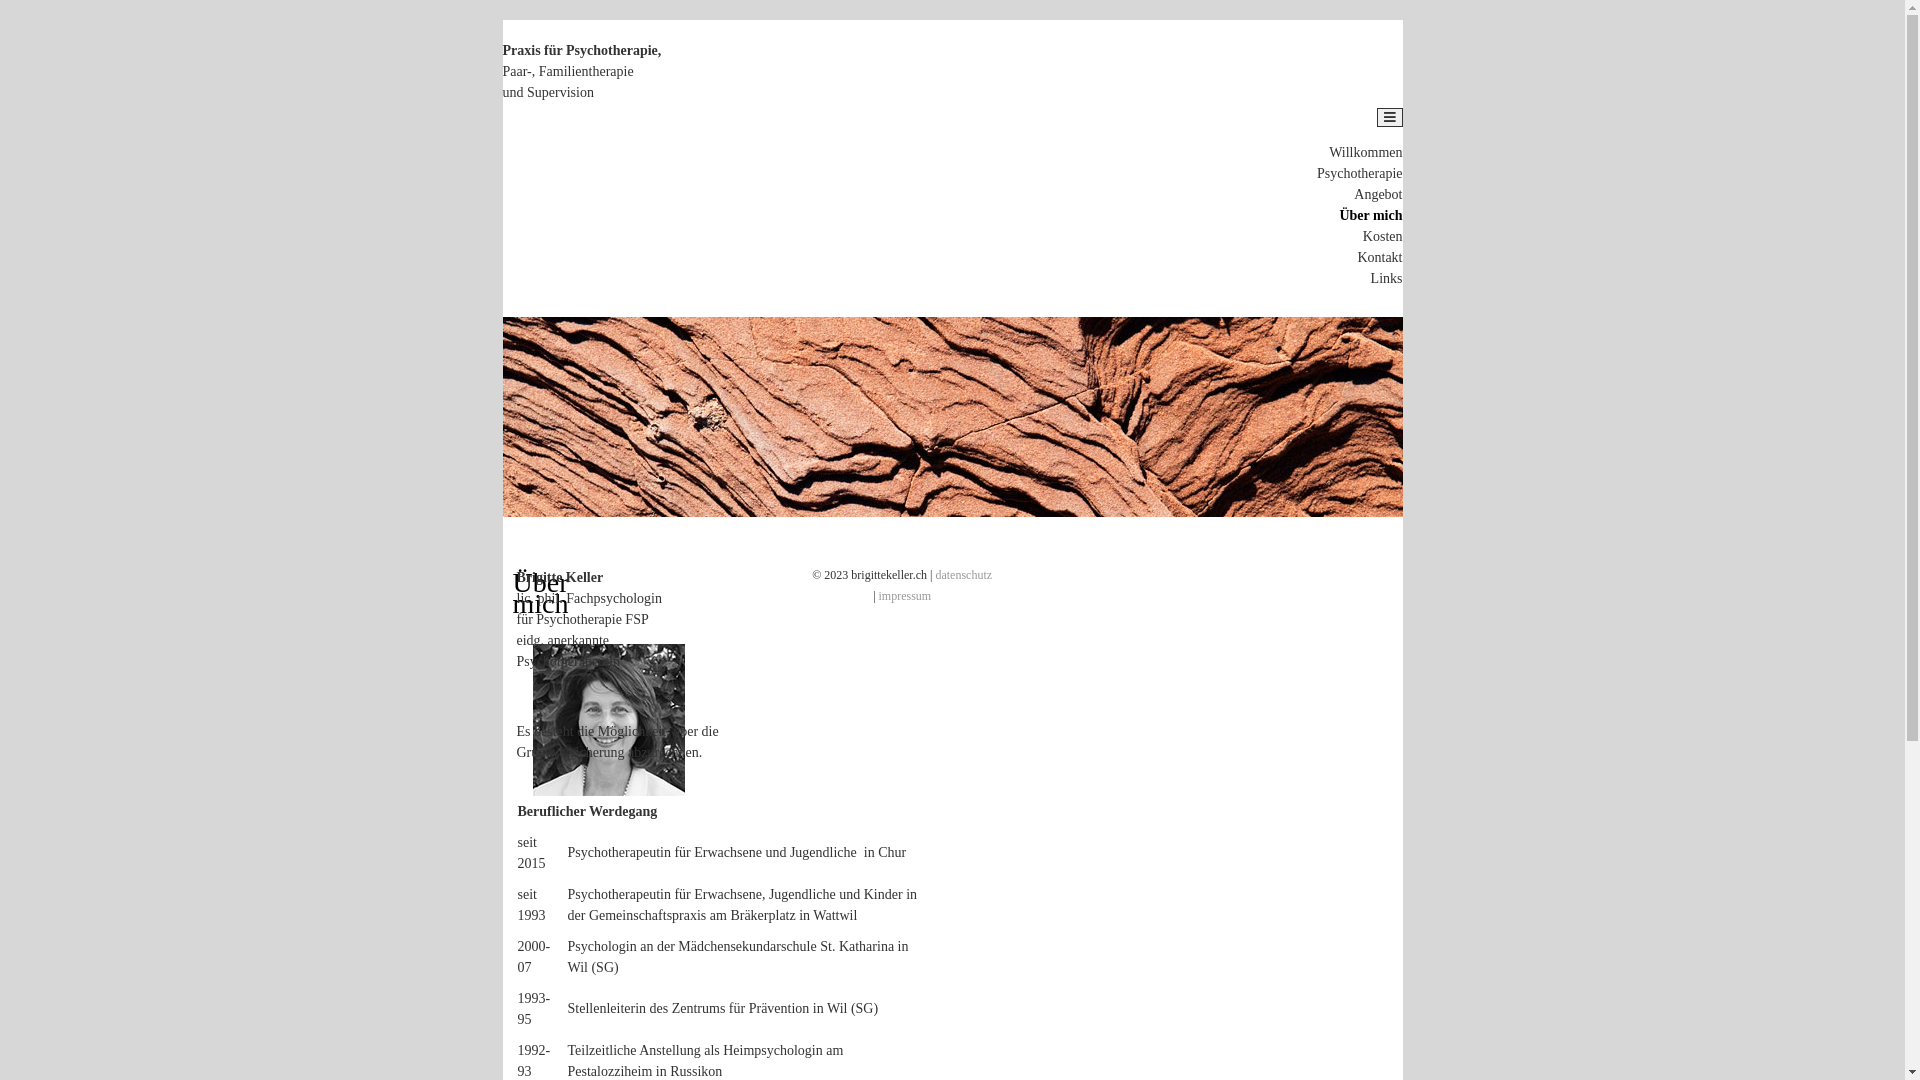 This screenshot has height=1080, width=1920. I want to click on 'Links', so click(1386, 278).